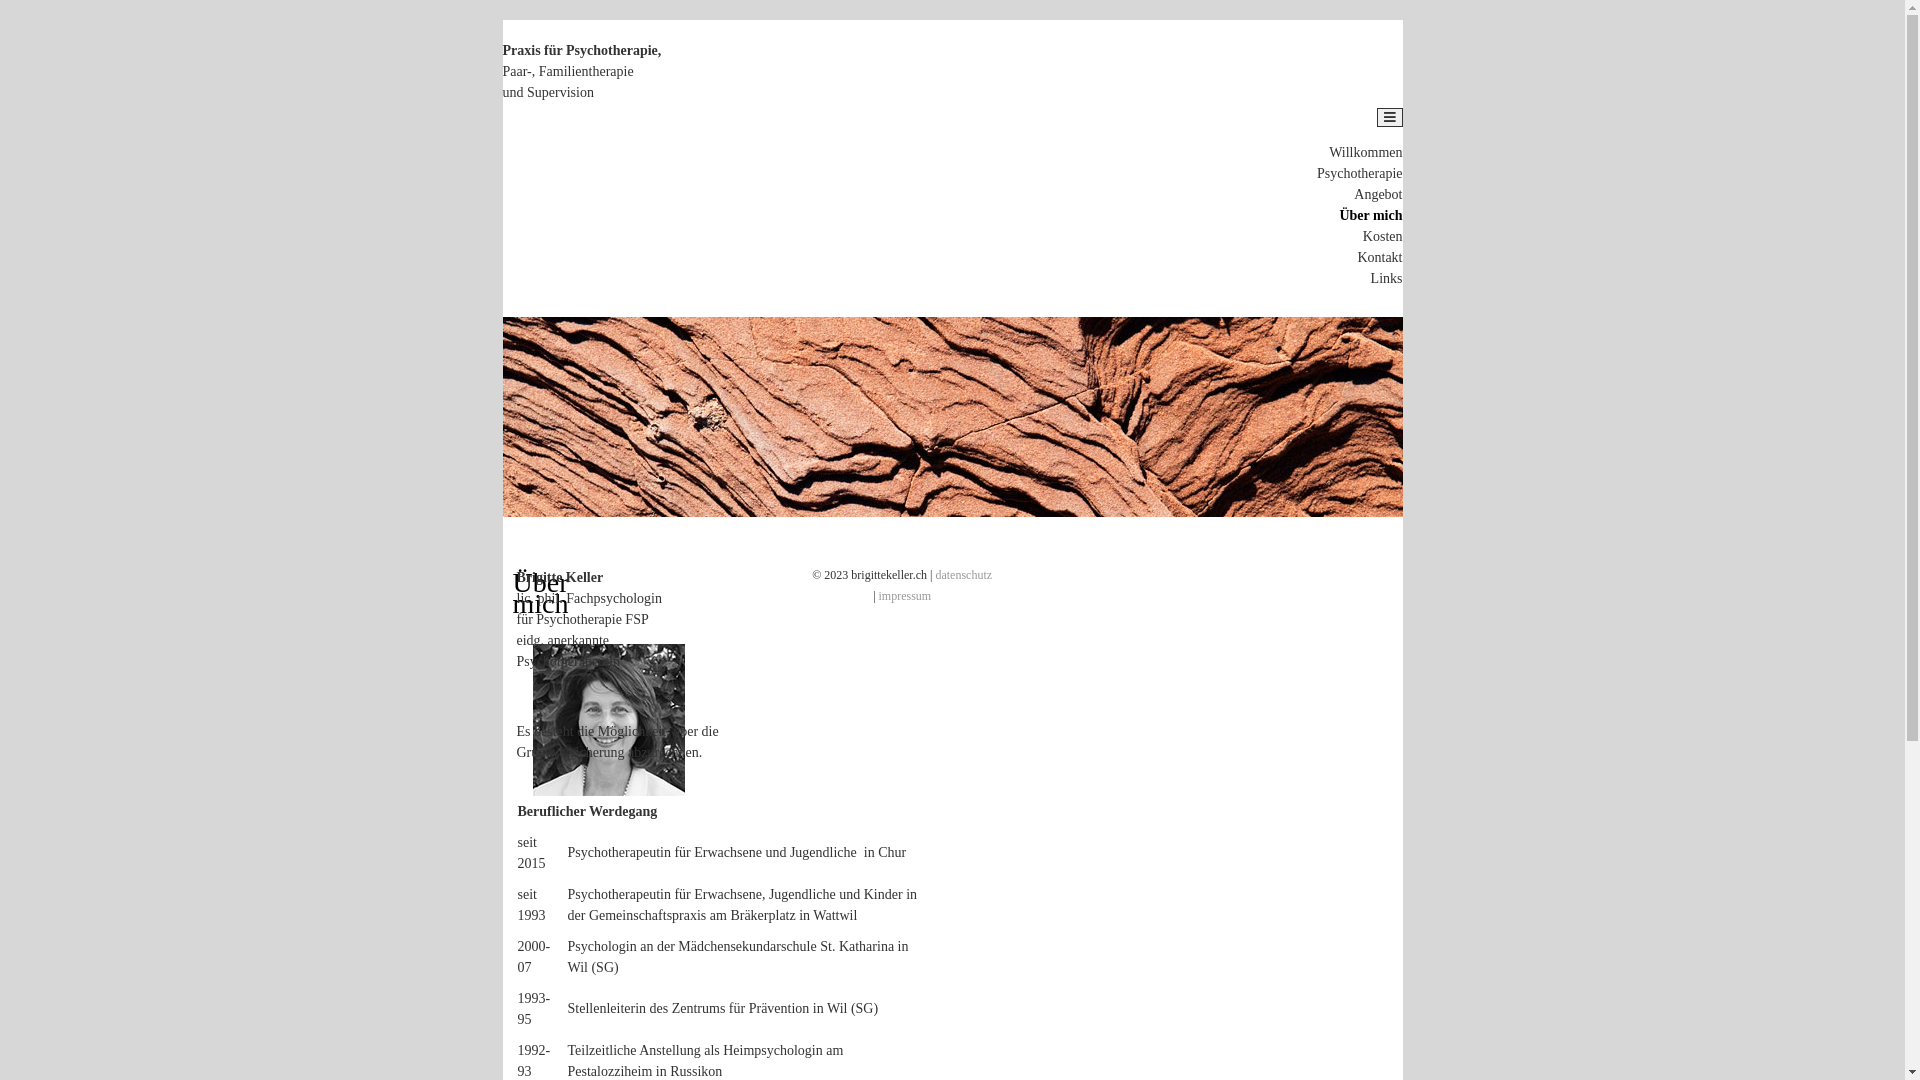 This screenshot has height=1080, width=1920. I want to click on 'Links', so click(1386, 278).